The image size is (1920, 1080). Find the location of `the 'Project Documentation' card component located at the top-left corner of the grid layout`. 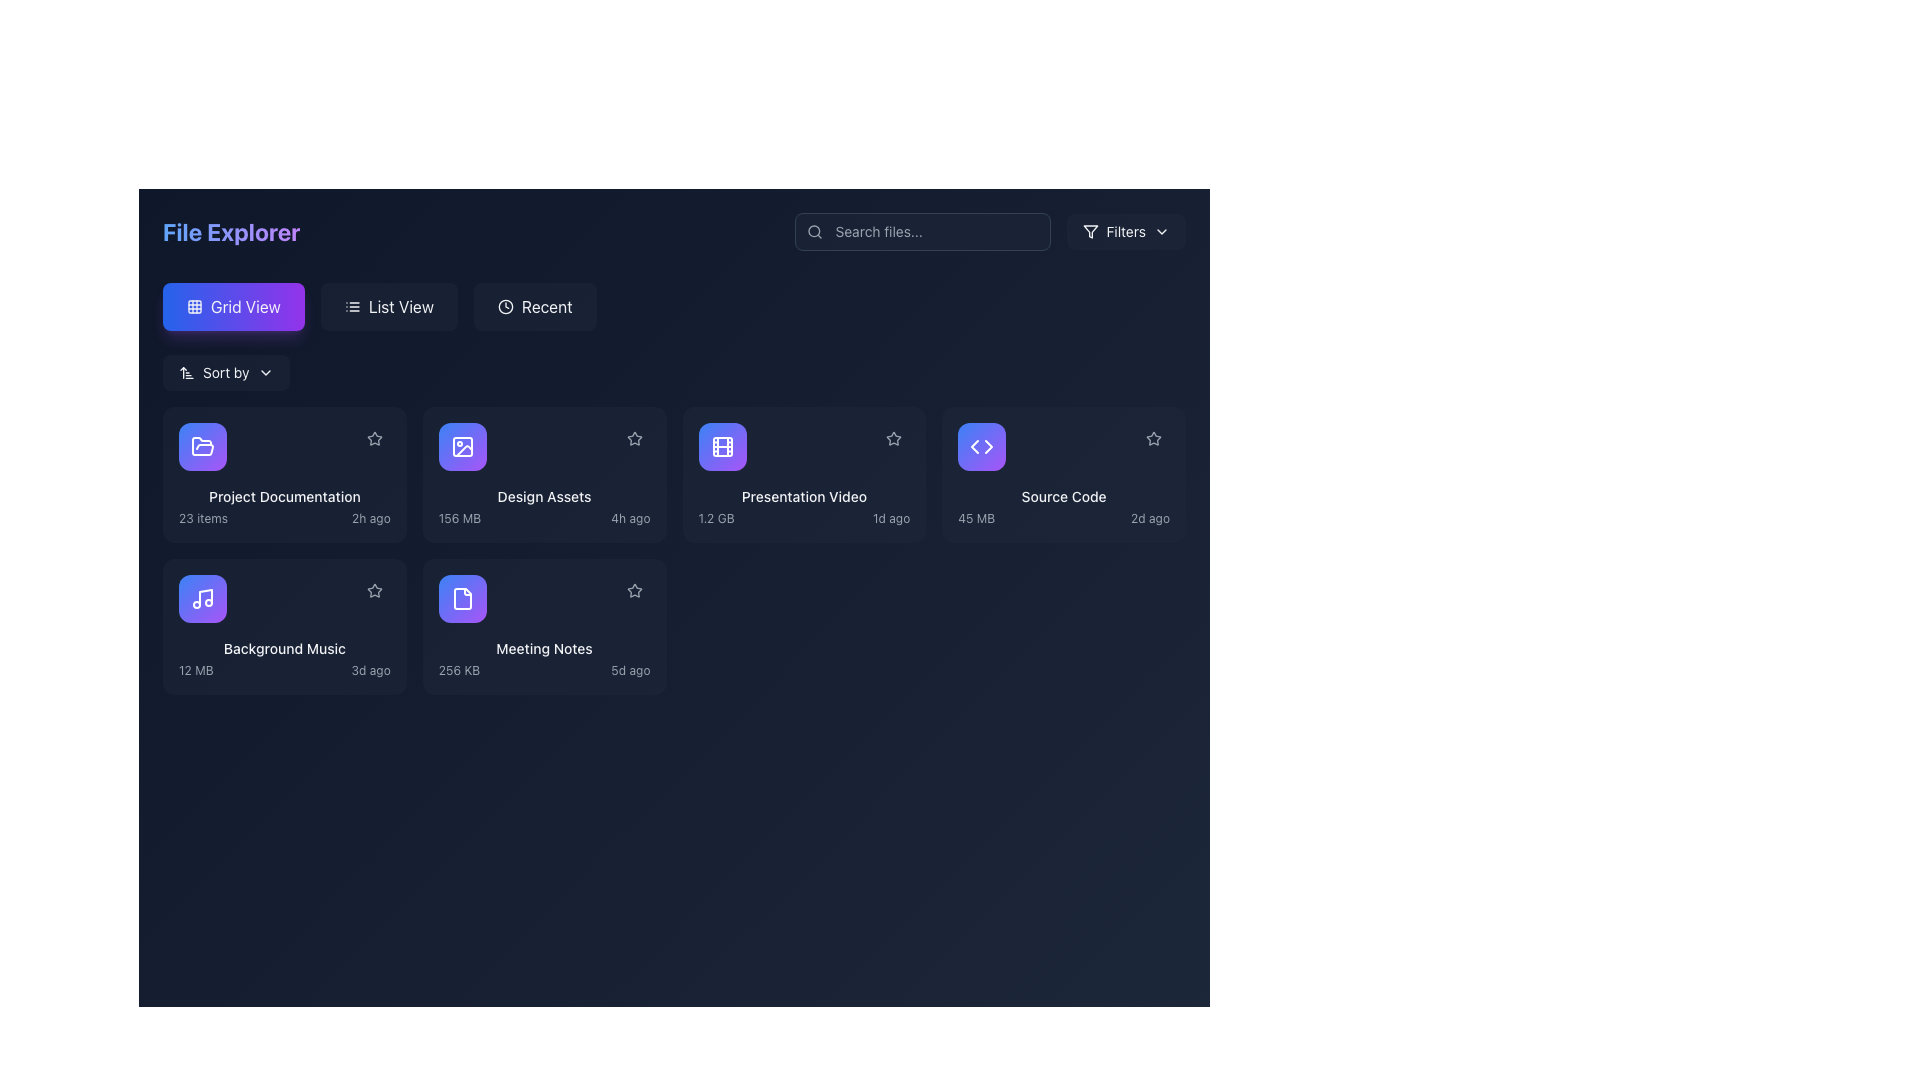

the 'Project Documentation' card component located at the top-left corner of the grid layout is located at coordinates (283, 474).